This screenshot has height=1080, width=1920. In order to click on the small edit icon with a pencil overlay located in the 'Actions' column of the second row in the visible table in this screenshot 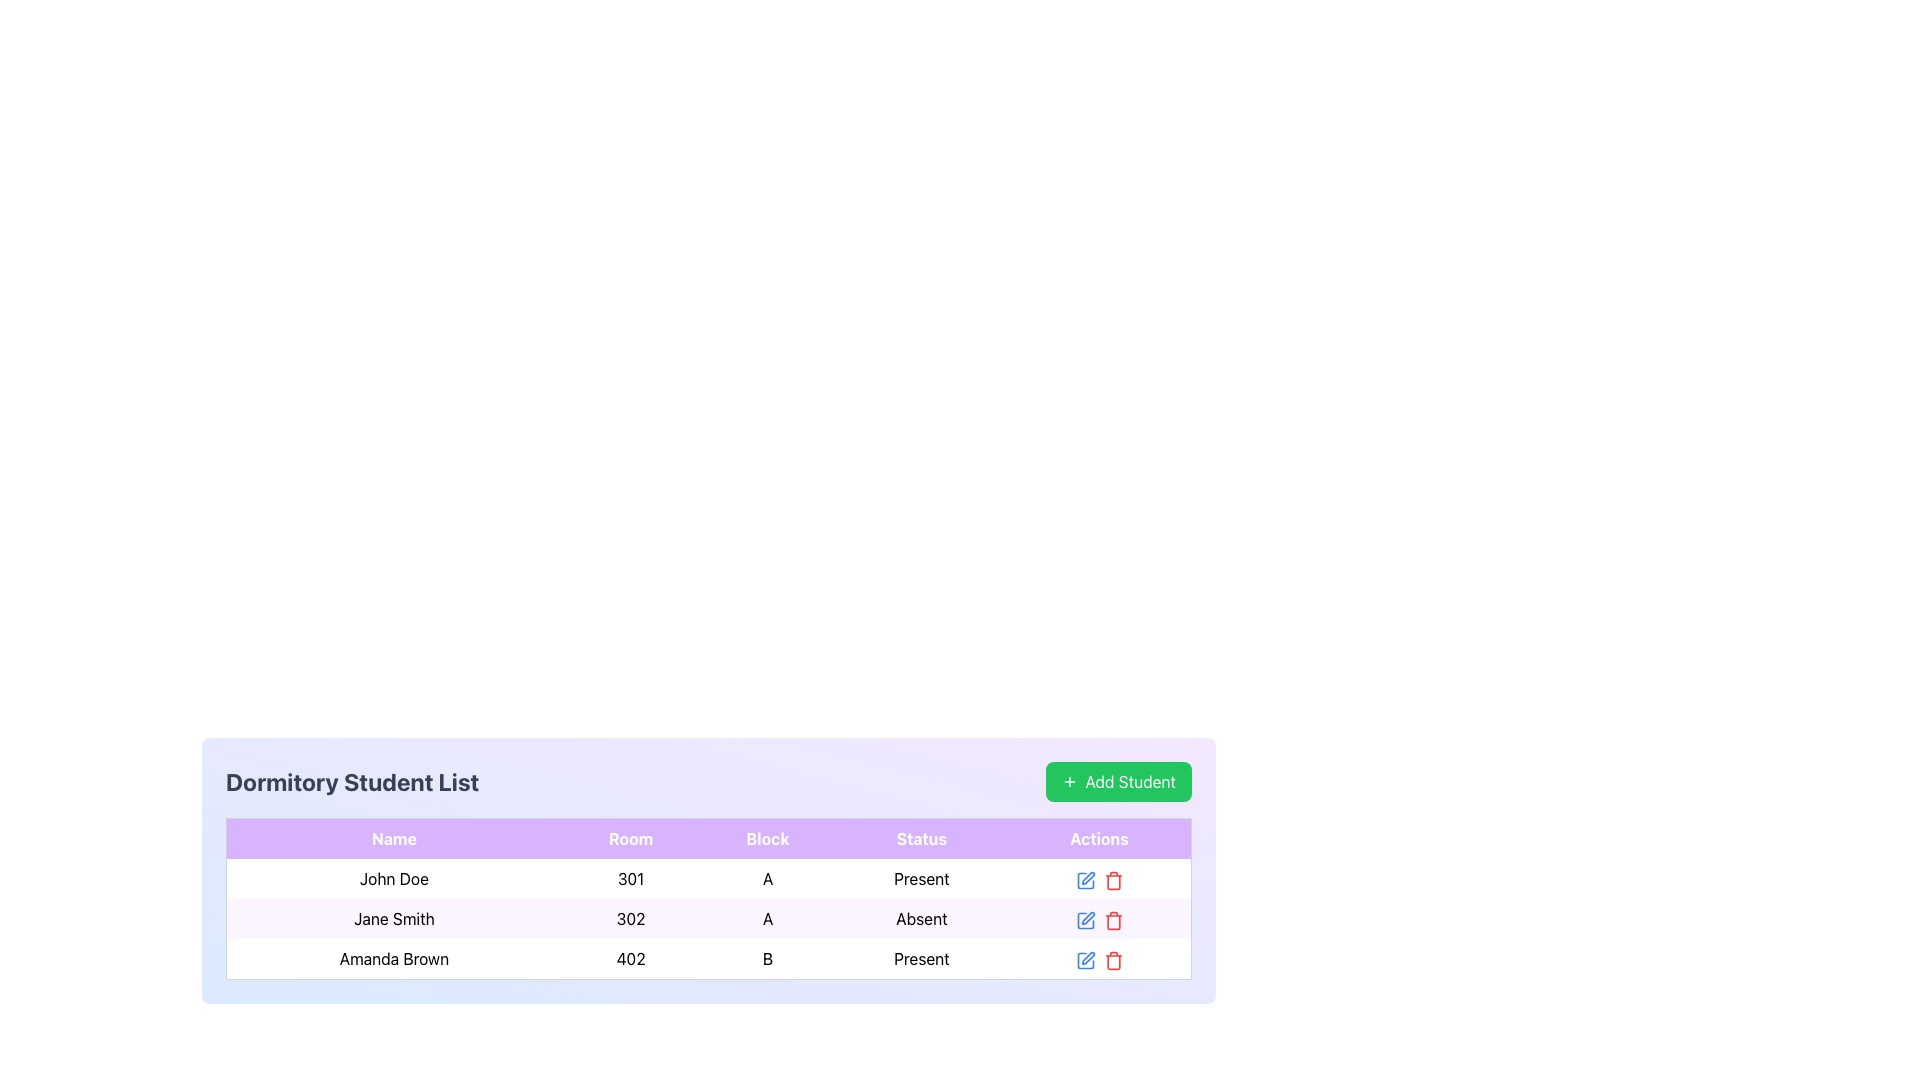, I will do `click(1084, 920)`.